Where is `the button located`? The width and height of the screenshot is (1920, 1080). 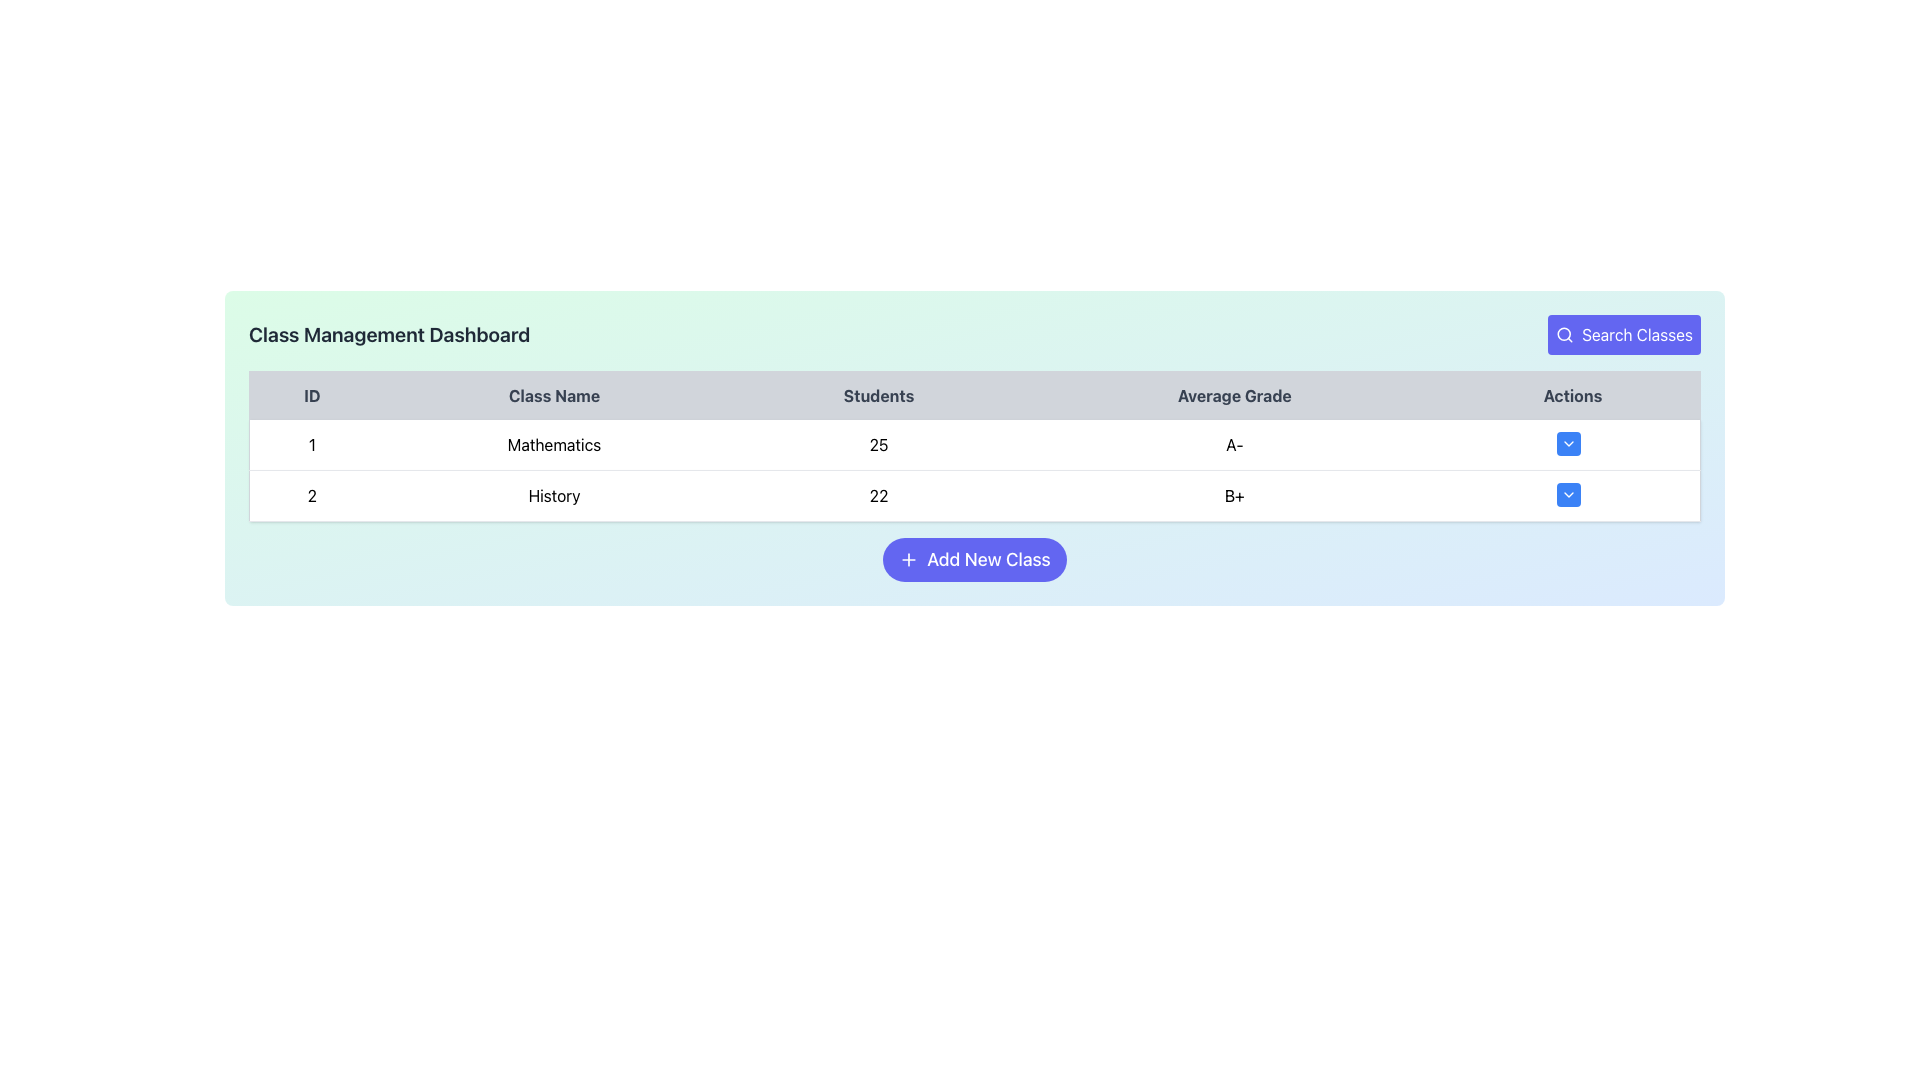
the button located is located at coordinates (1624, 334).